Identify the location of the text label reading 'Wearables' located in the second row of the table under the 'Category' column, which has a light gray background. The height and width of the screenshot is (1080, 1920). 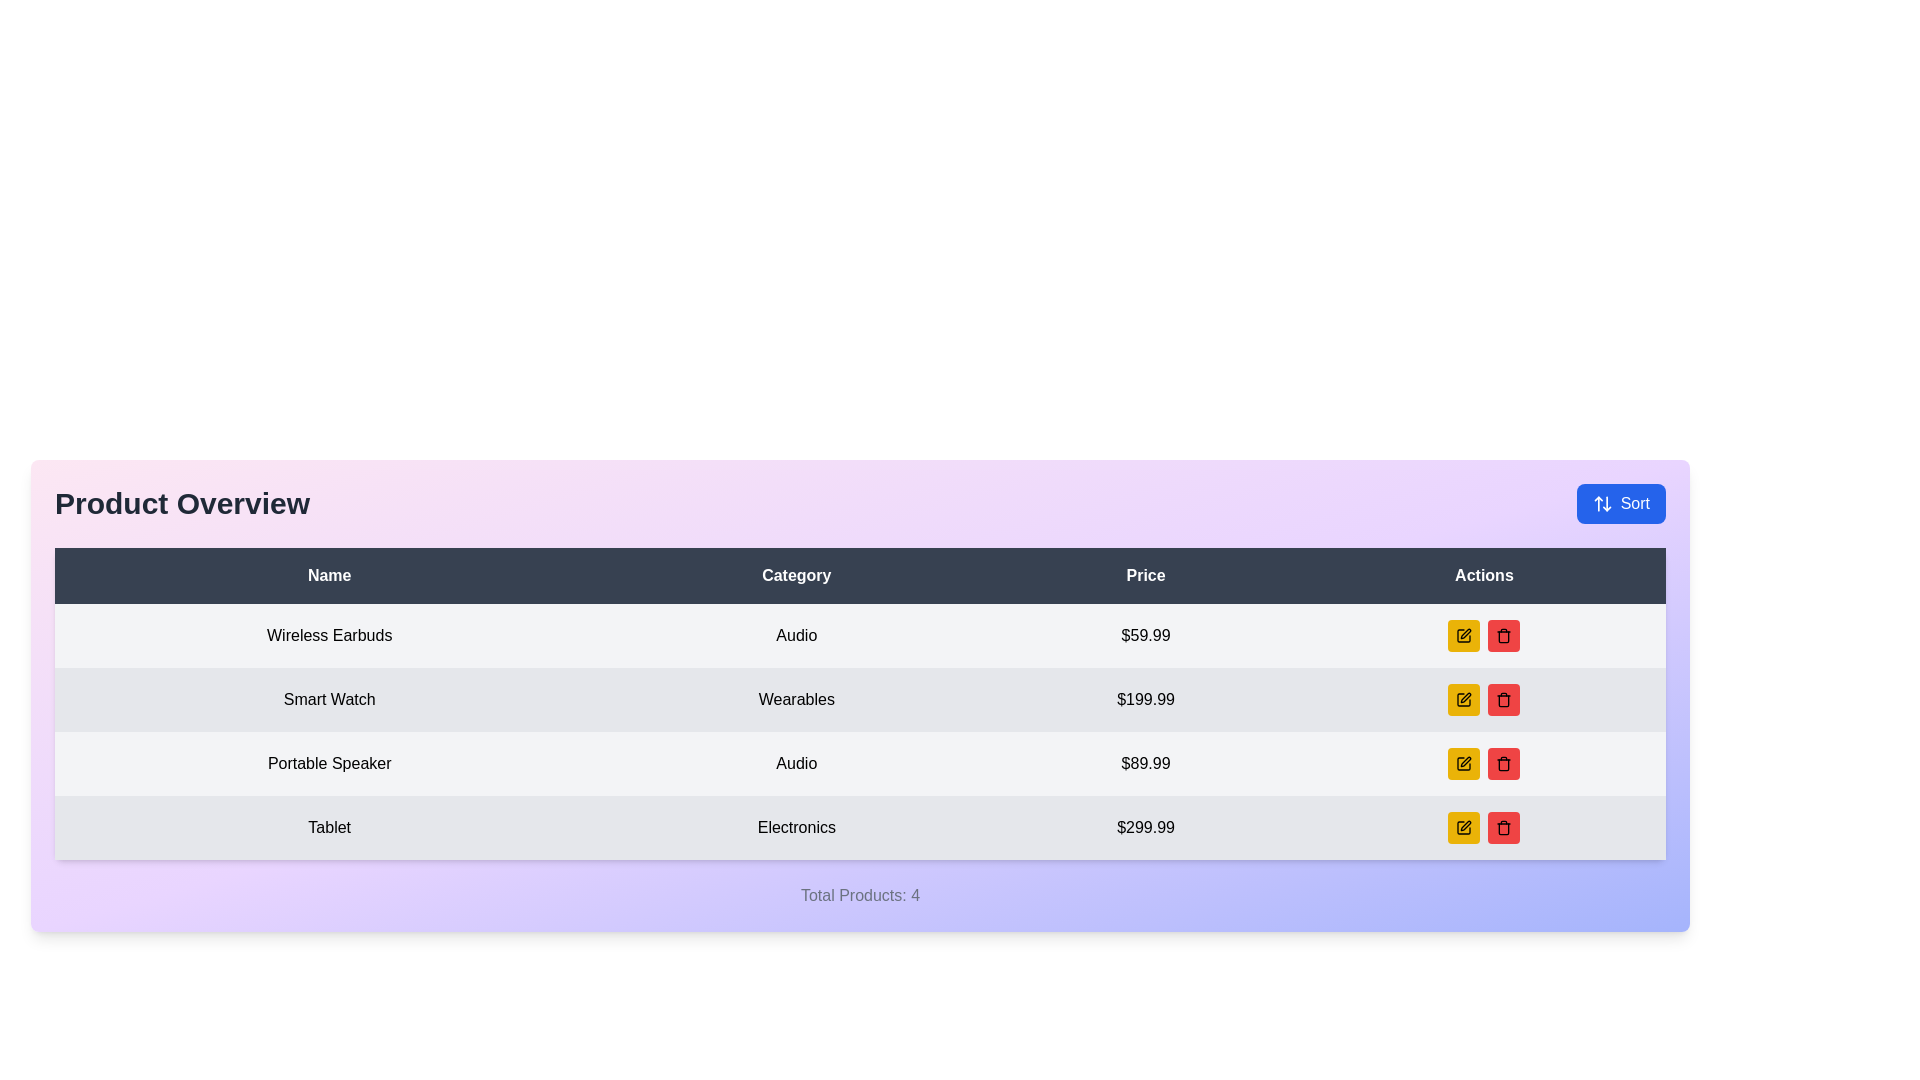
(795, 698).